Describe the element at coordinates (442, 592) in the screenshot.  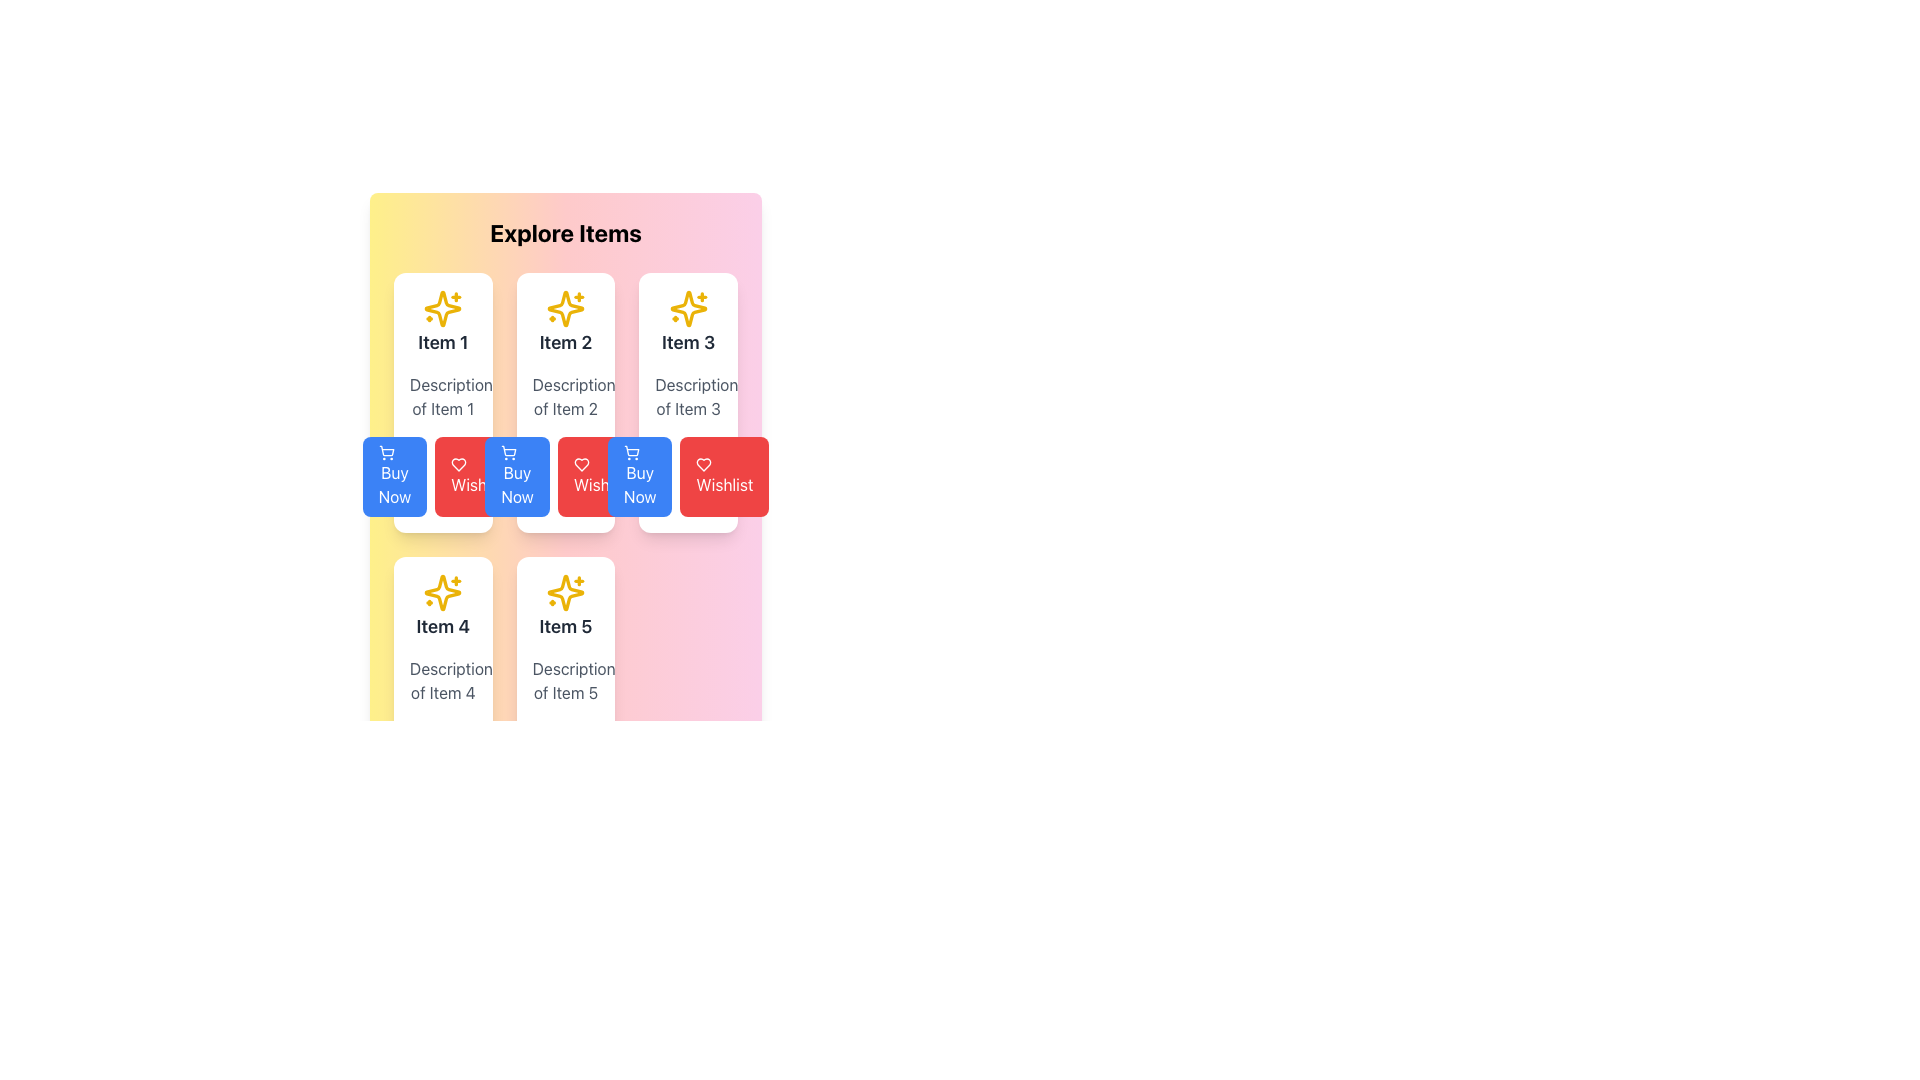
I see `the star-shaped icon representing the sparkle applied to Item 4, located in the lower left section of the item grid between Item 3 and Item 5` at that location.